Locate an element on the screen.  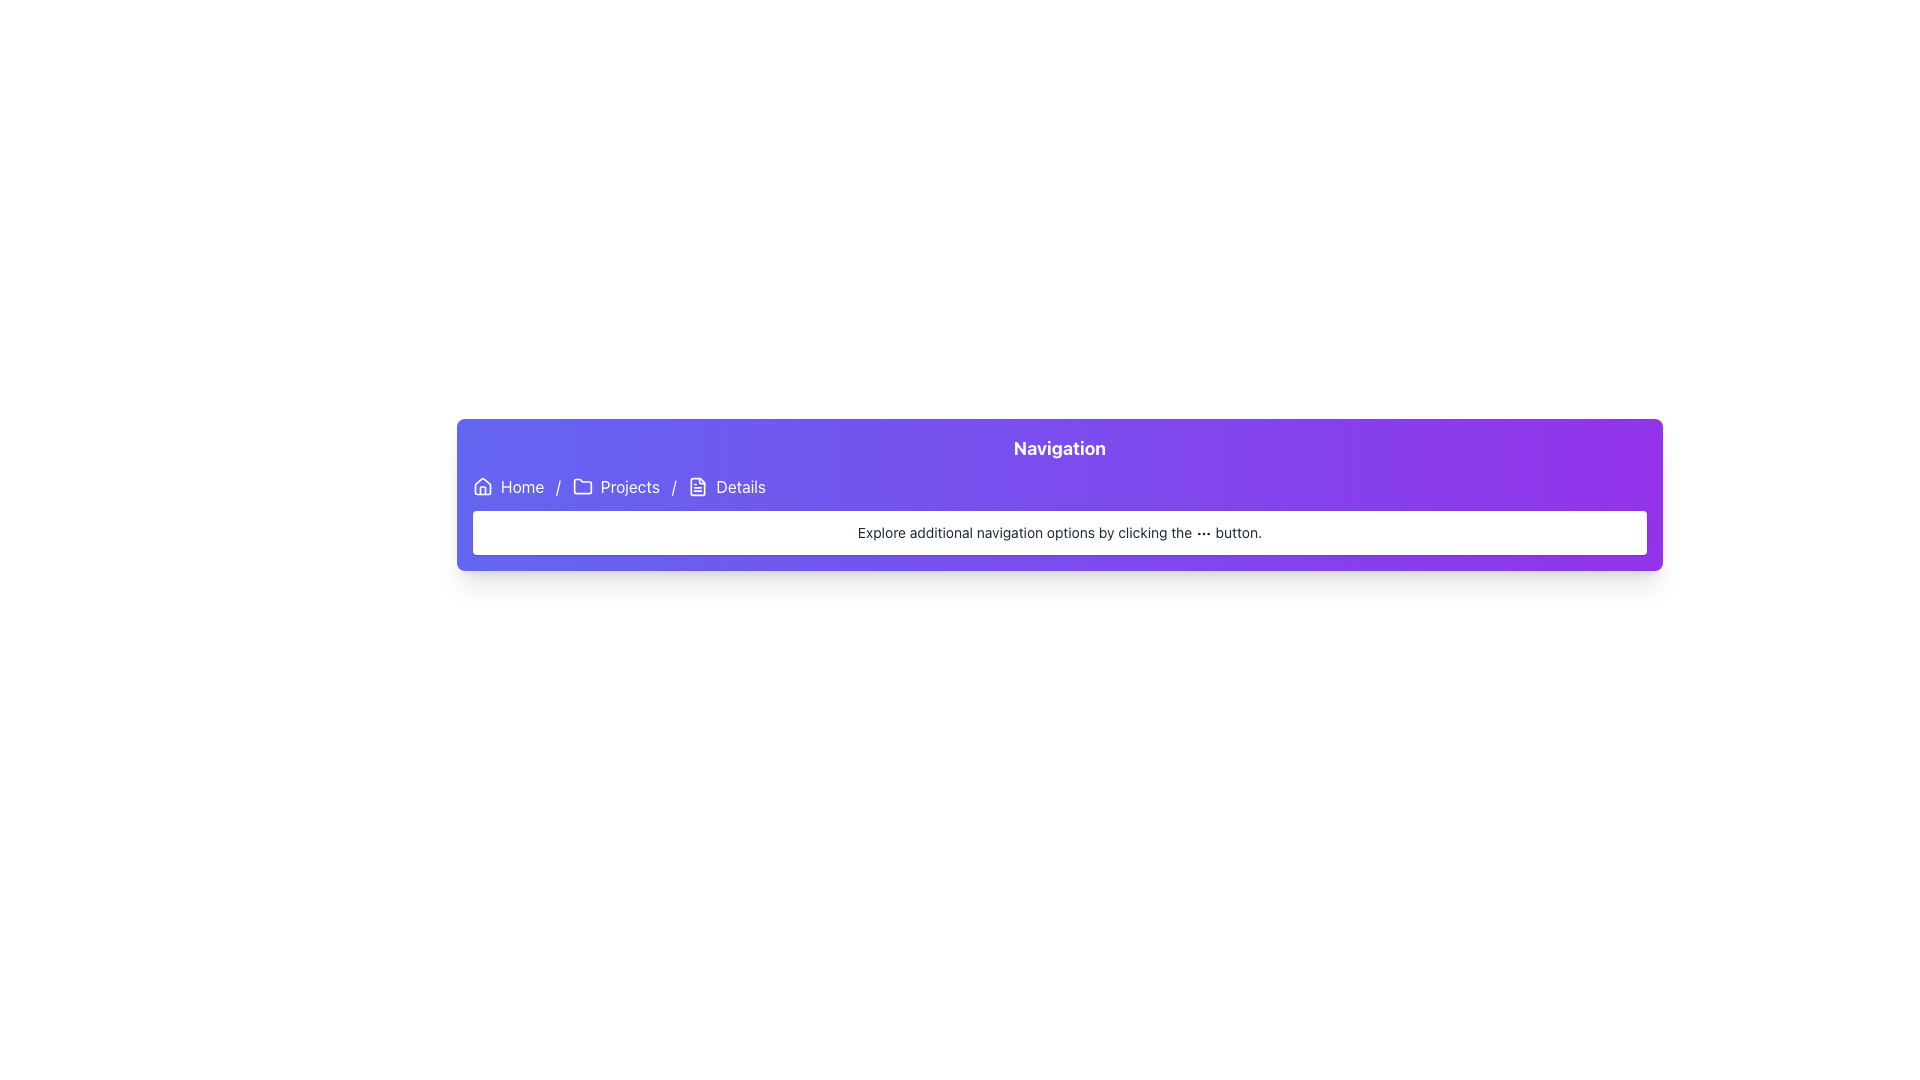
the second forward slash ('/') character in the navigation bar, which is styled in white on a purple gradient background and positioned between the 'Projects' and 'Details' labels is located at coordinates (674, 486).